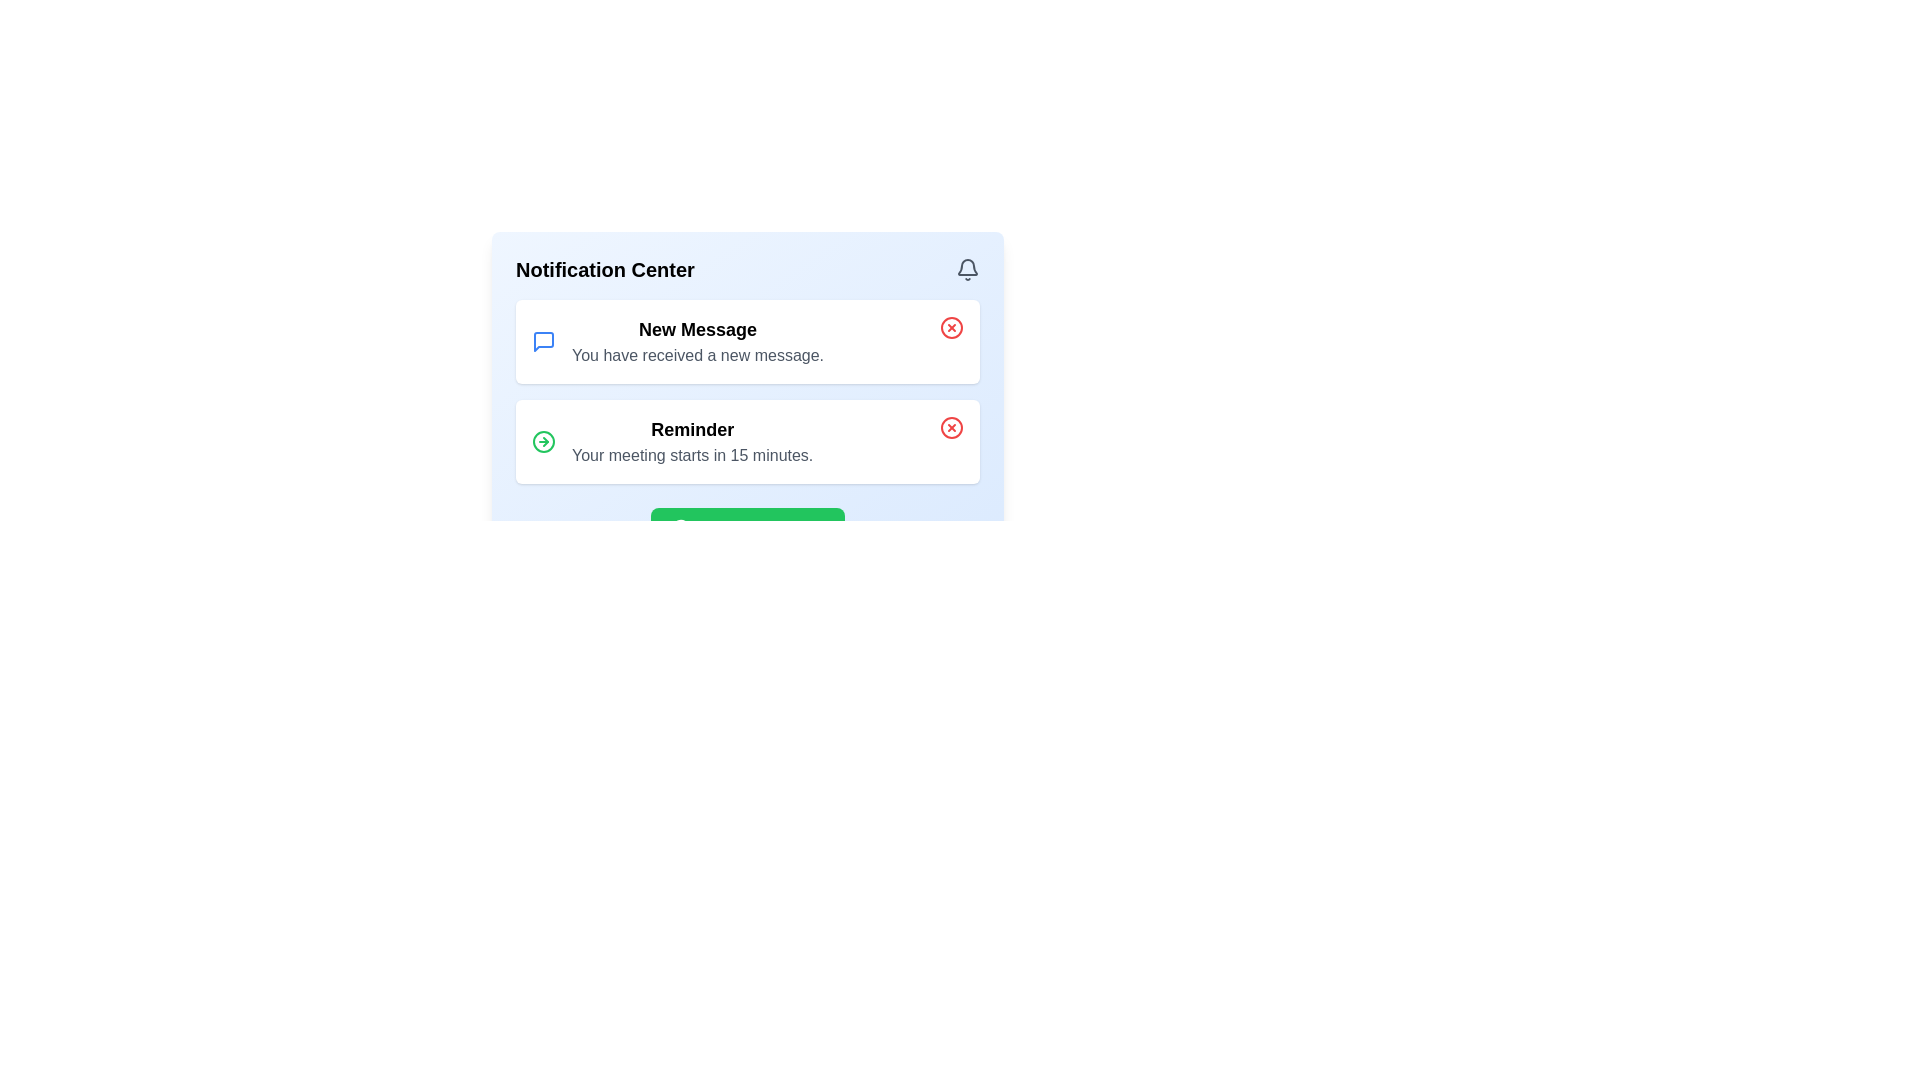 Image resolution: width=1920 pixels, height=1080 pixels. What do you see at coordinates (697, 329) in the screenshot?
I see `text label 'New Message' which is bold and prominently displayed at the top of the notification list` at bounding box center [697, 329].